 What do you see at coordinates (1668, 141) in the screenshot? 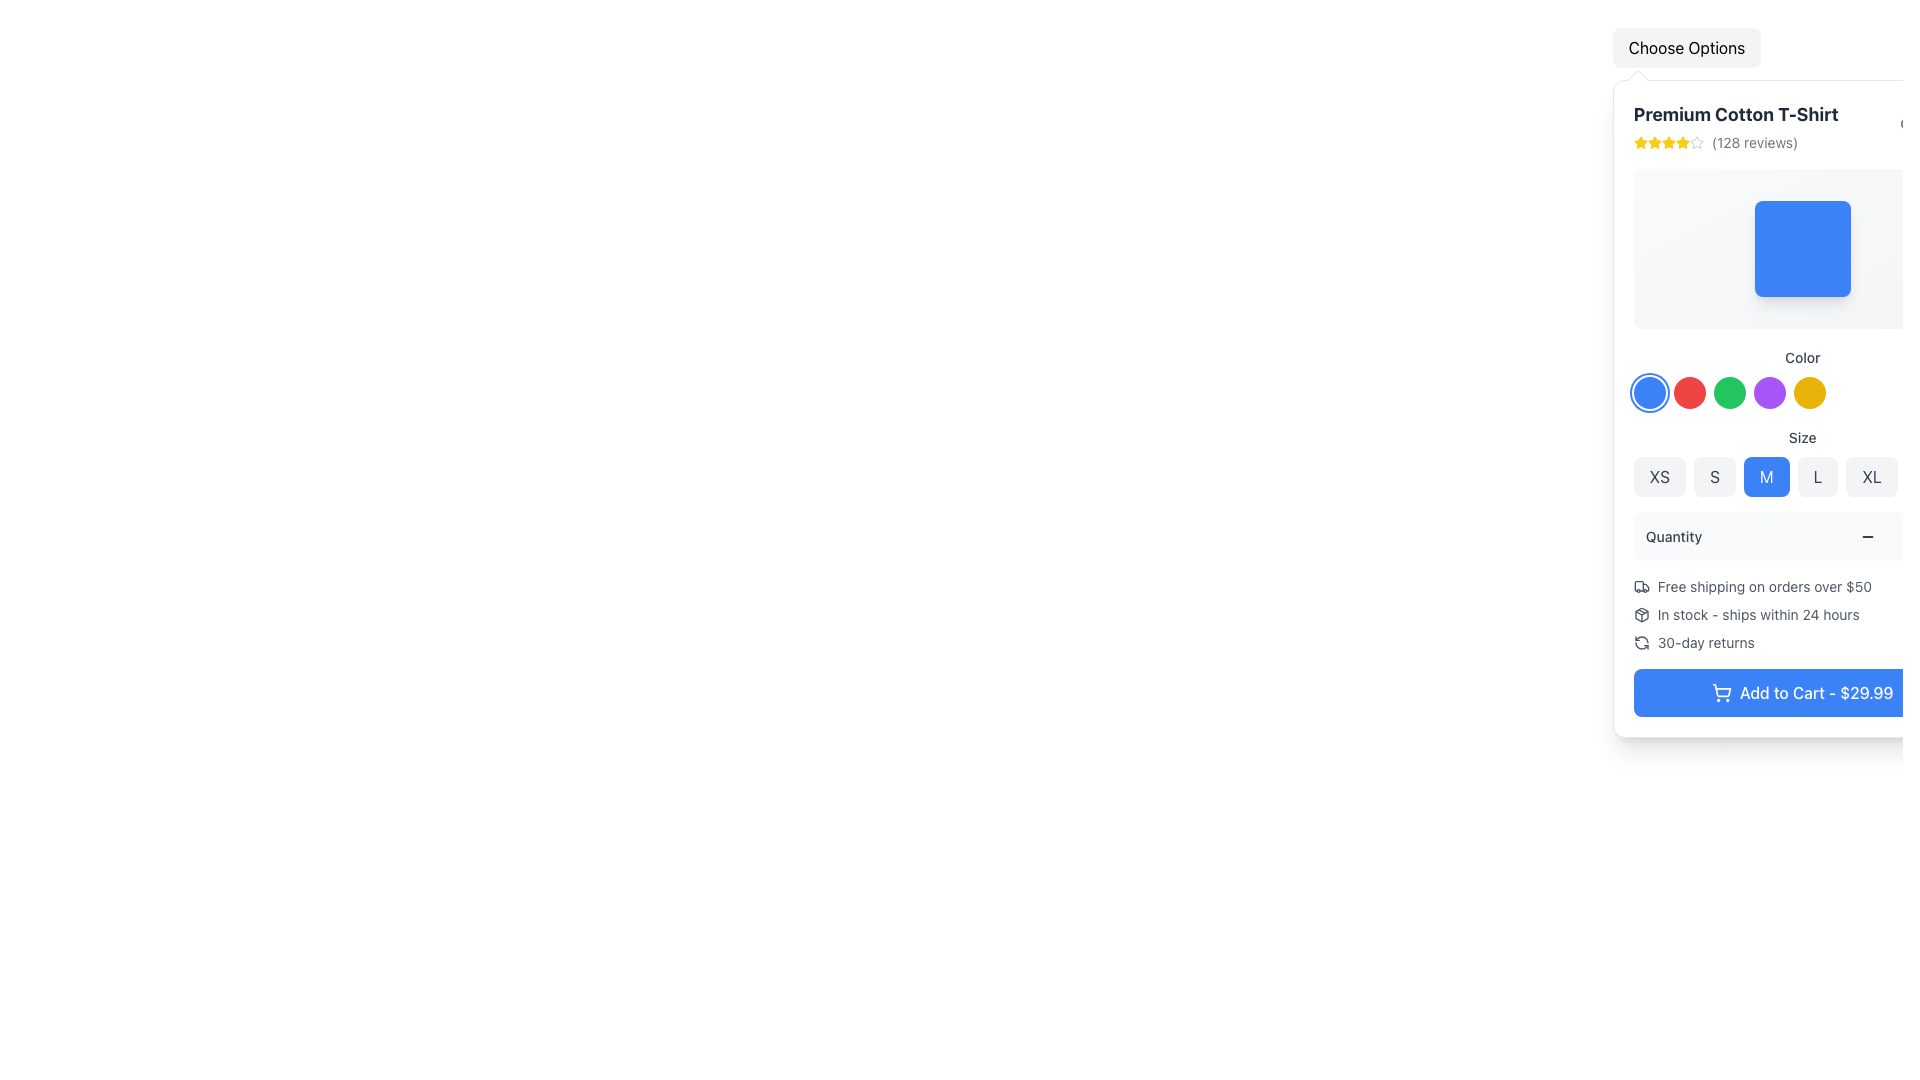
I see `the second yellow star in the rating section` at bounding box center [1668, 141].